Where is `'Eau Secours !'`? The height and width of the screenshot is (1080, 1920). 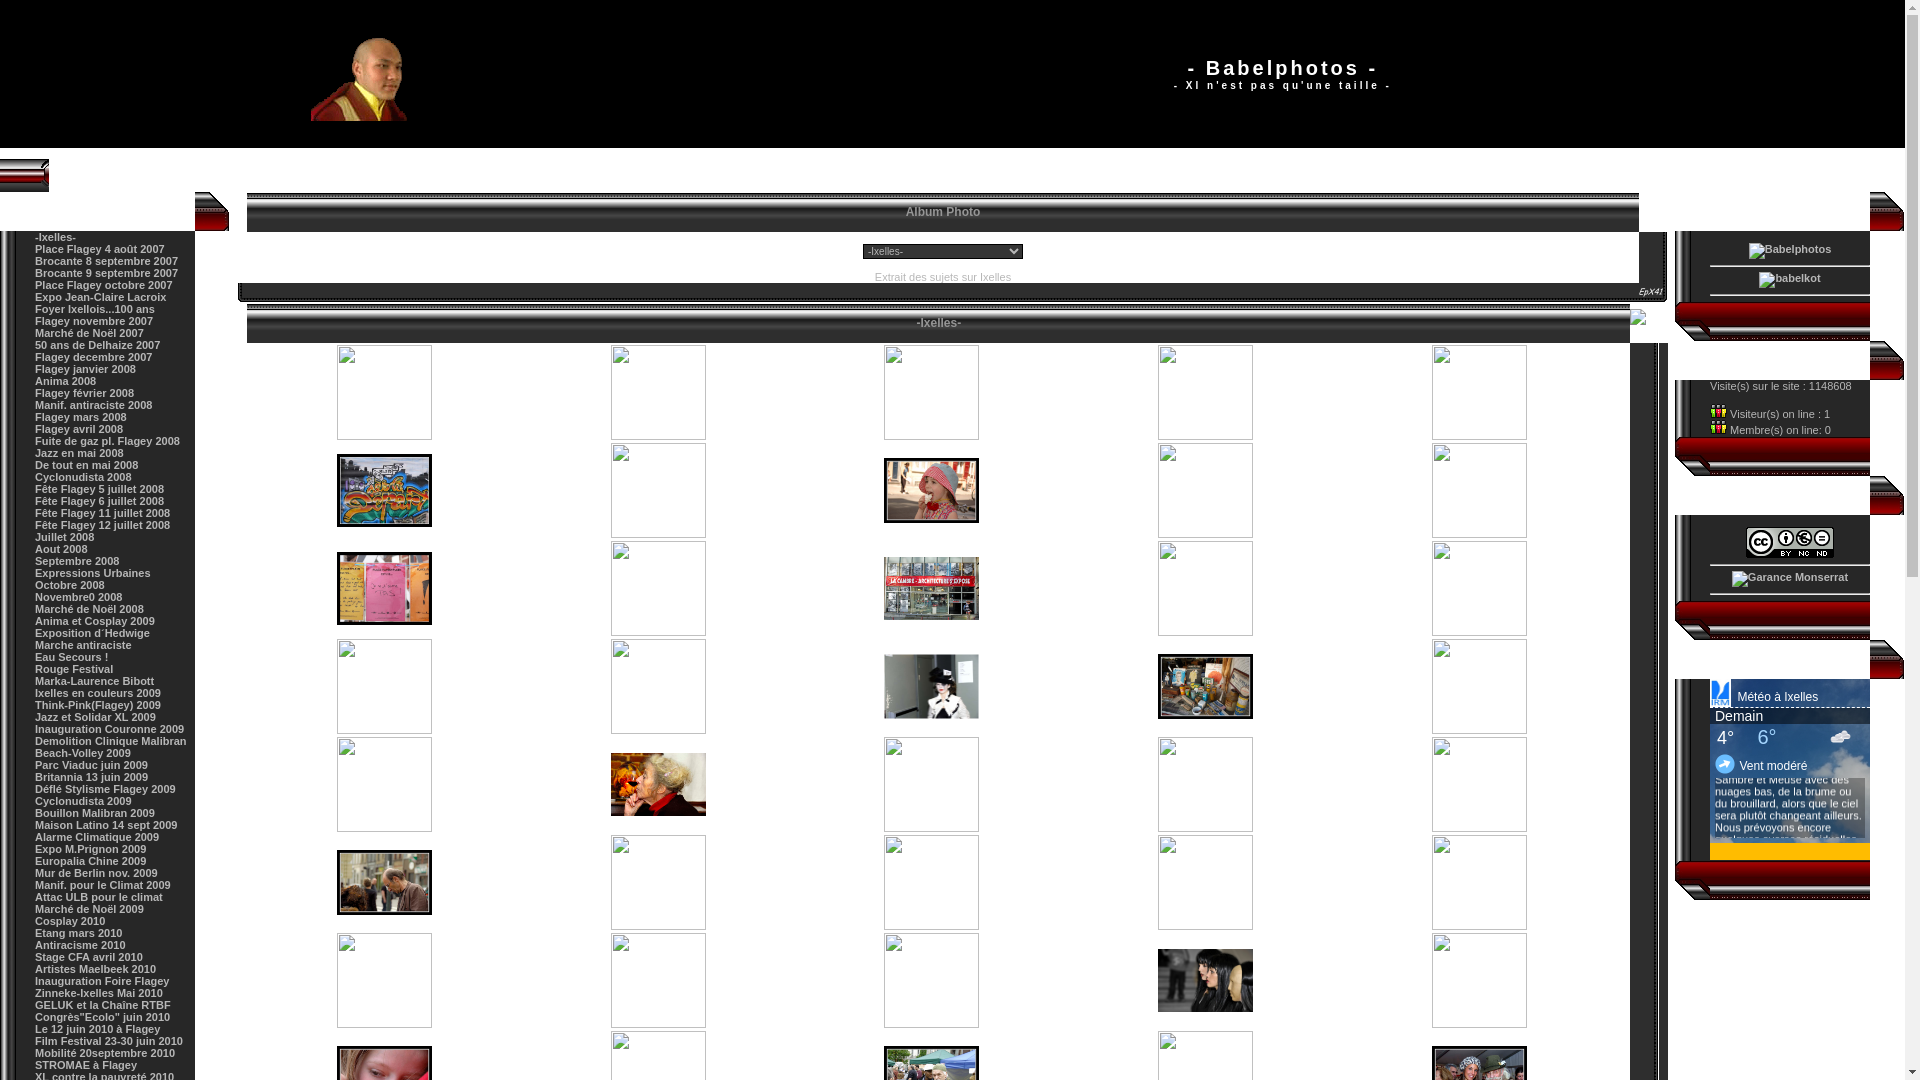 'Eau Secours !' is located at coordinates (71, 656).